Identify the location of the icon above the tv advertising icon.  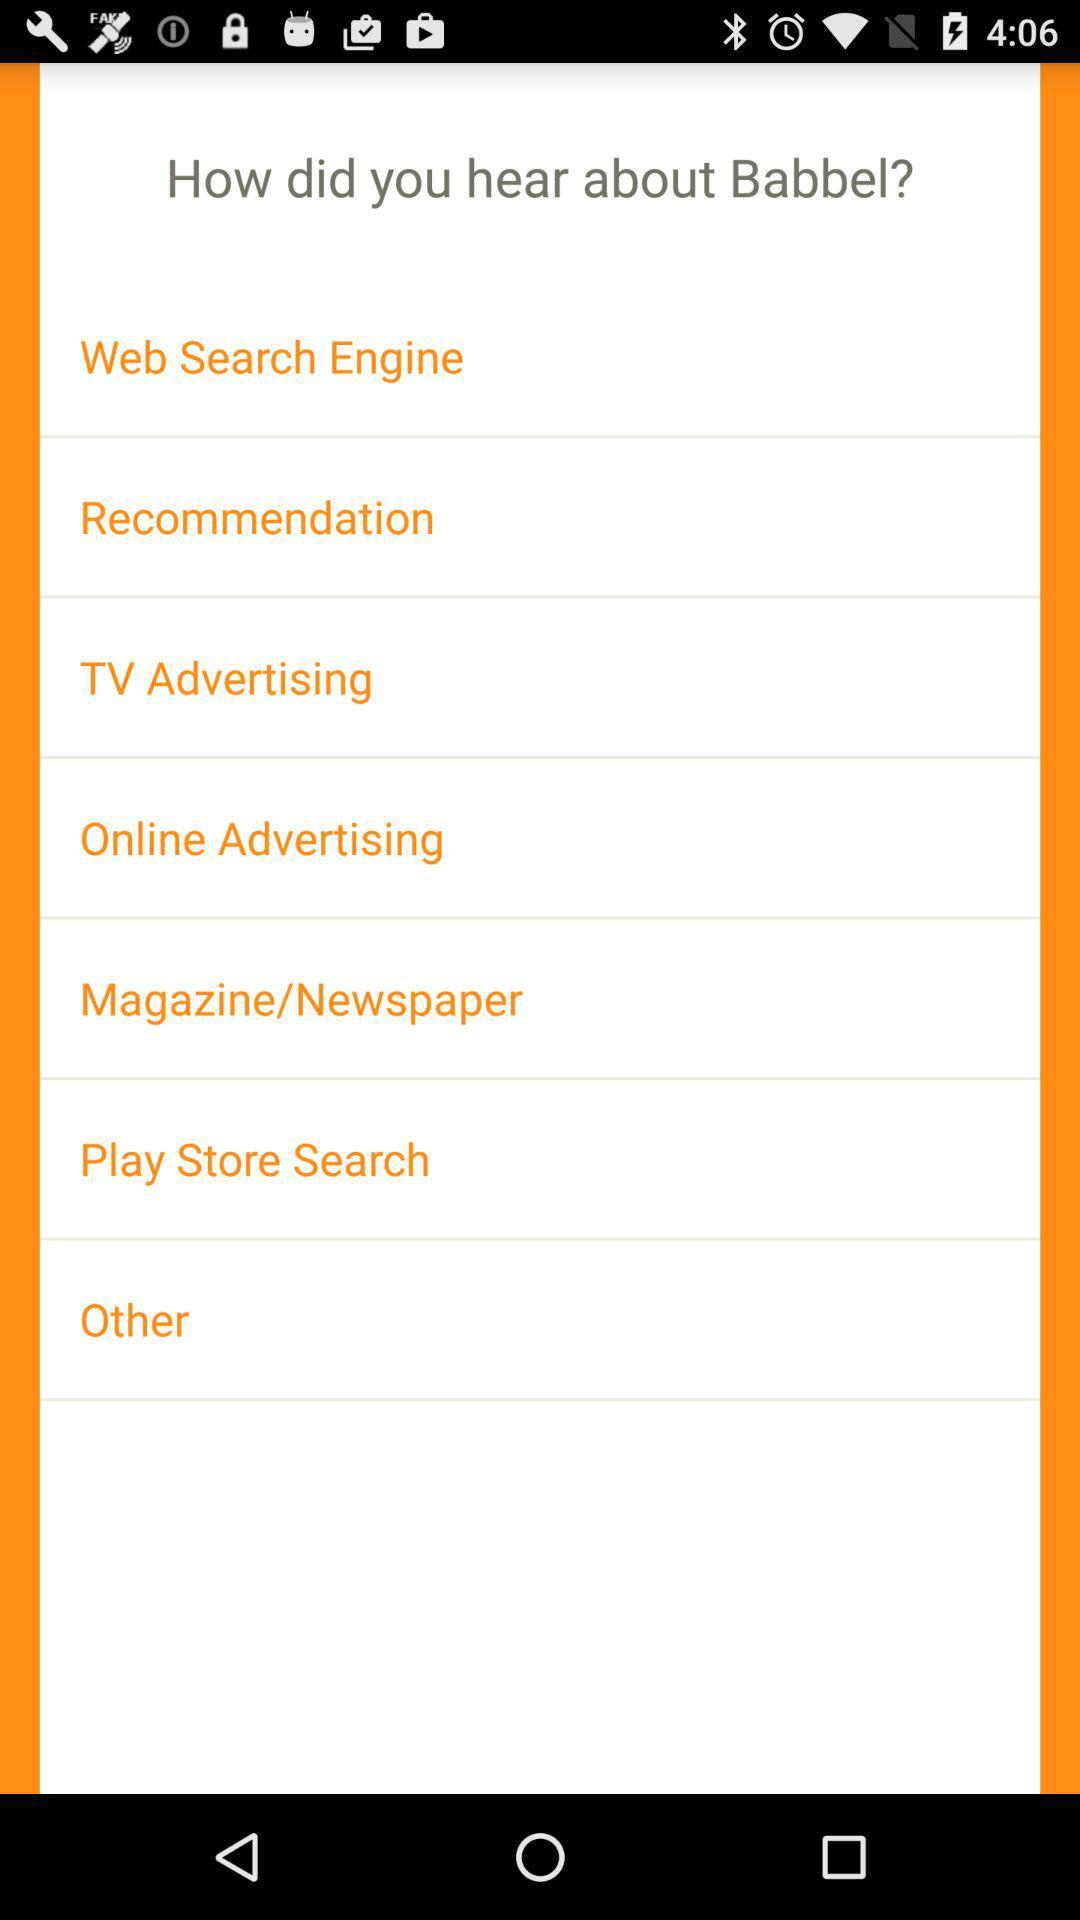
(540, 516).